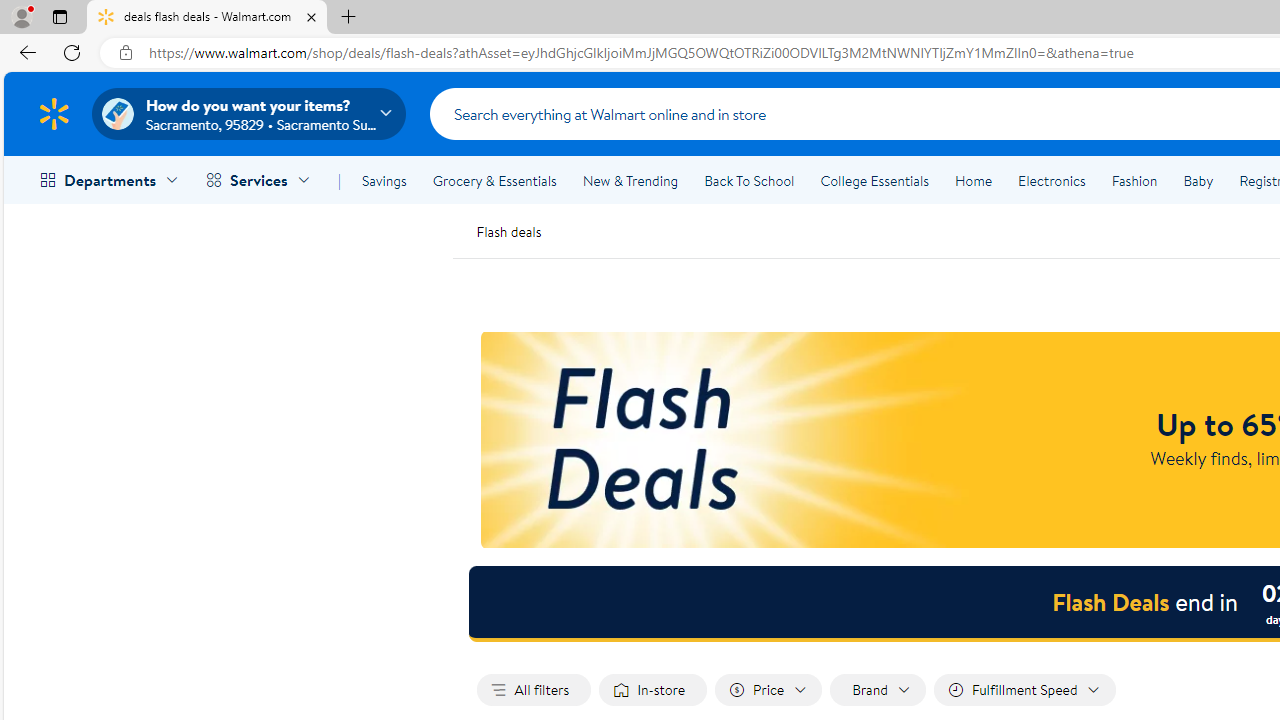  I want to click on 'Back To School', so click(748, 181).